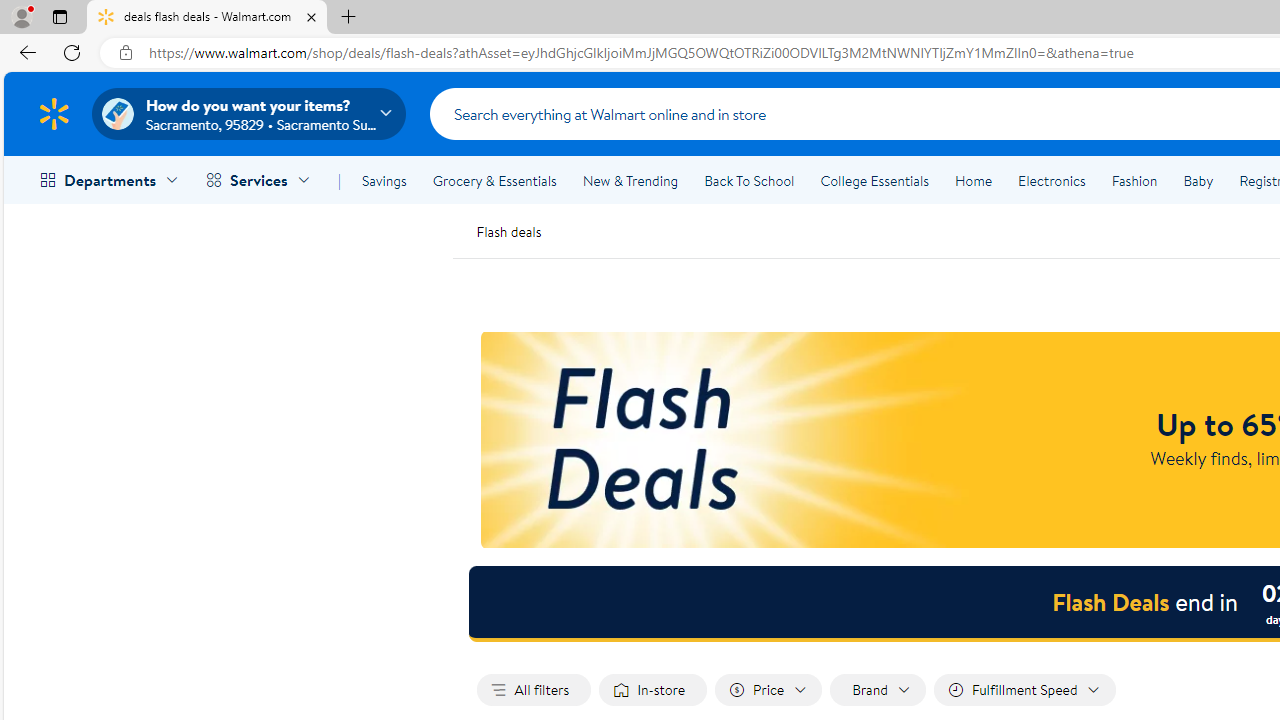  I want to click on 'Back To School', so click(748, 181).